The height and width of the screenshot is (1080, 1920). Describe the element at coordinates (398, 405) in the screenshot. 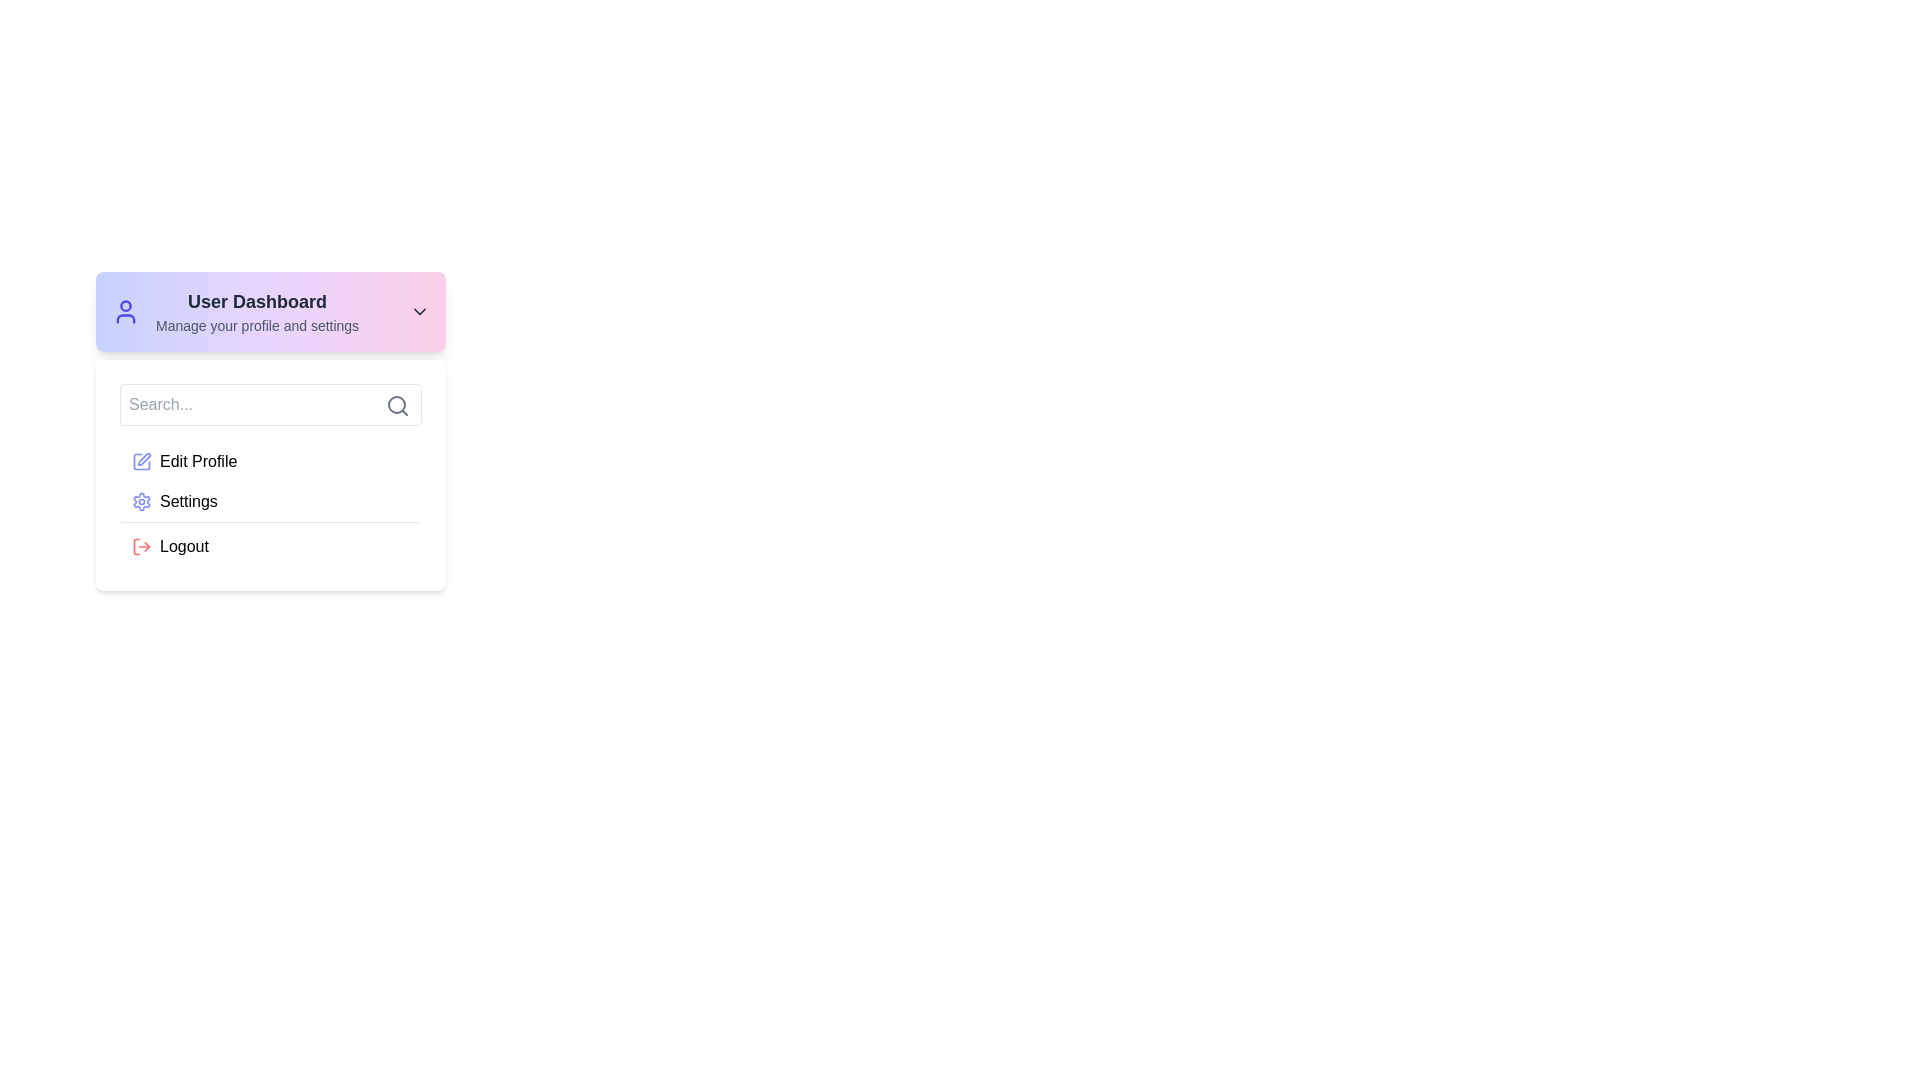

I see `the gray magnifying glass icon located at the top-right corner inside the search bar for potential visual feedback` at that location.